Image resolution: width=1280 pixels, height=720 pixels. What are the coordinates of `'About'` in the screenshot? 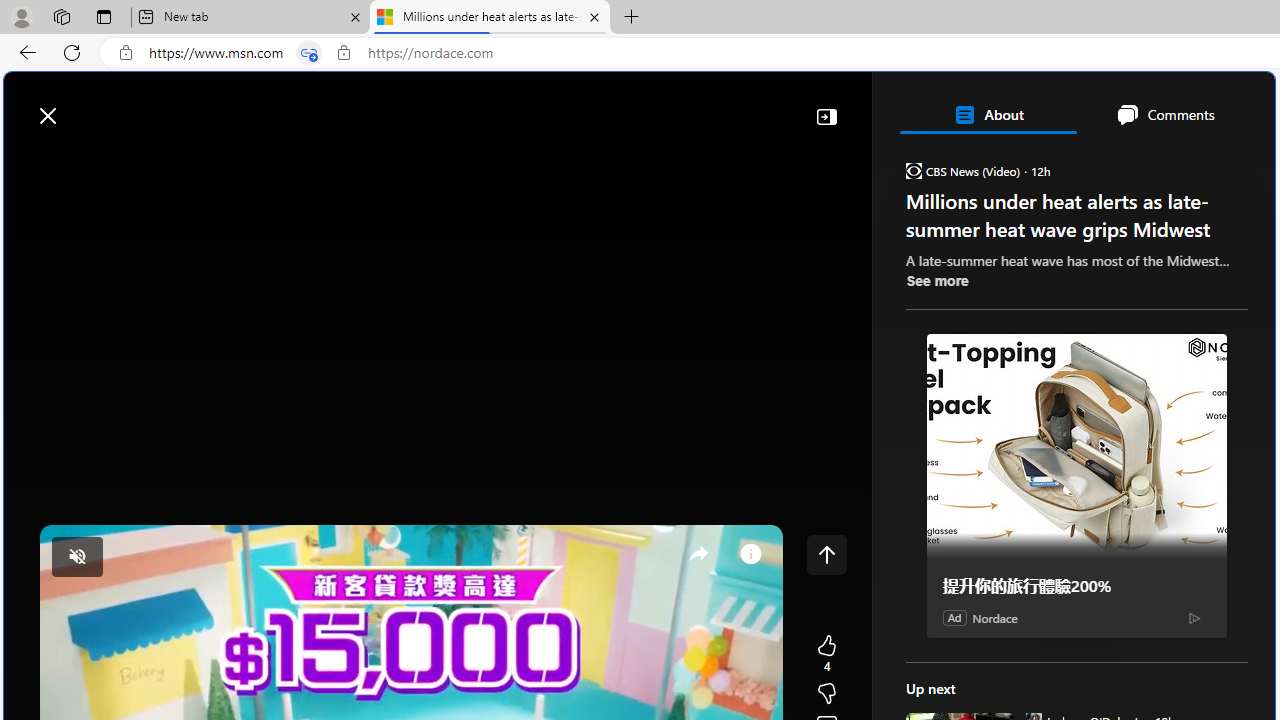 It's located at (987, 114).